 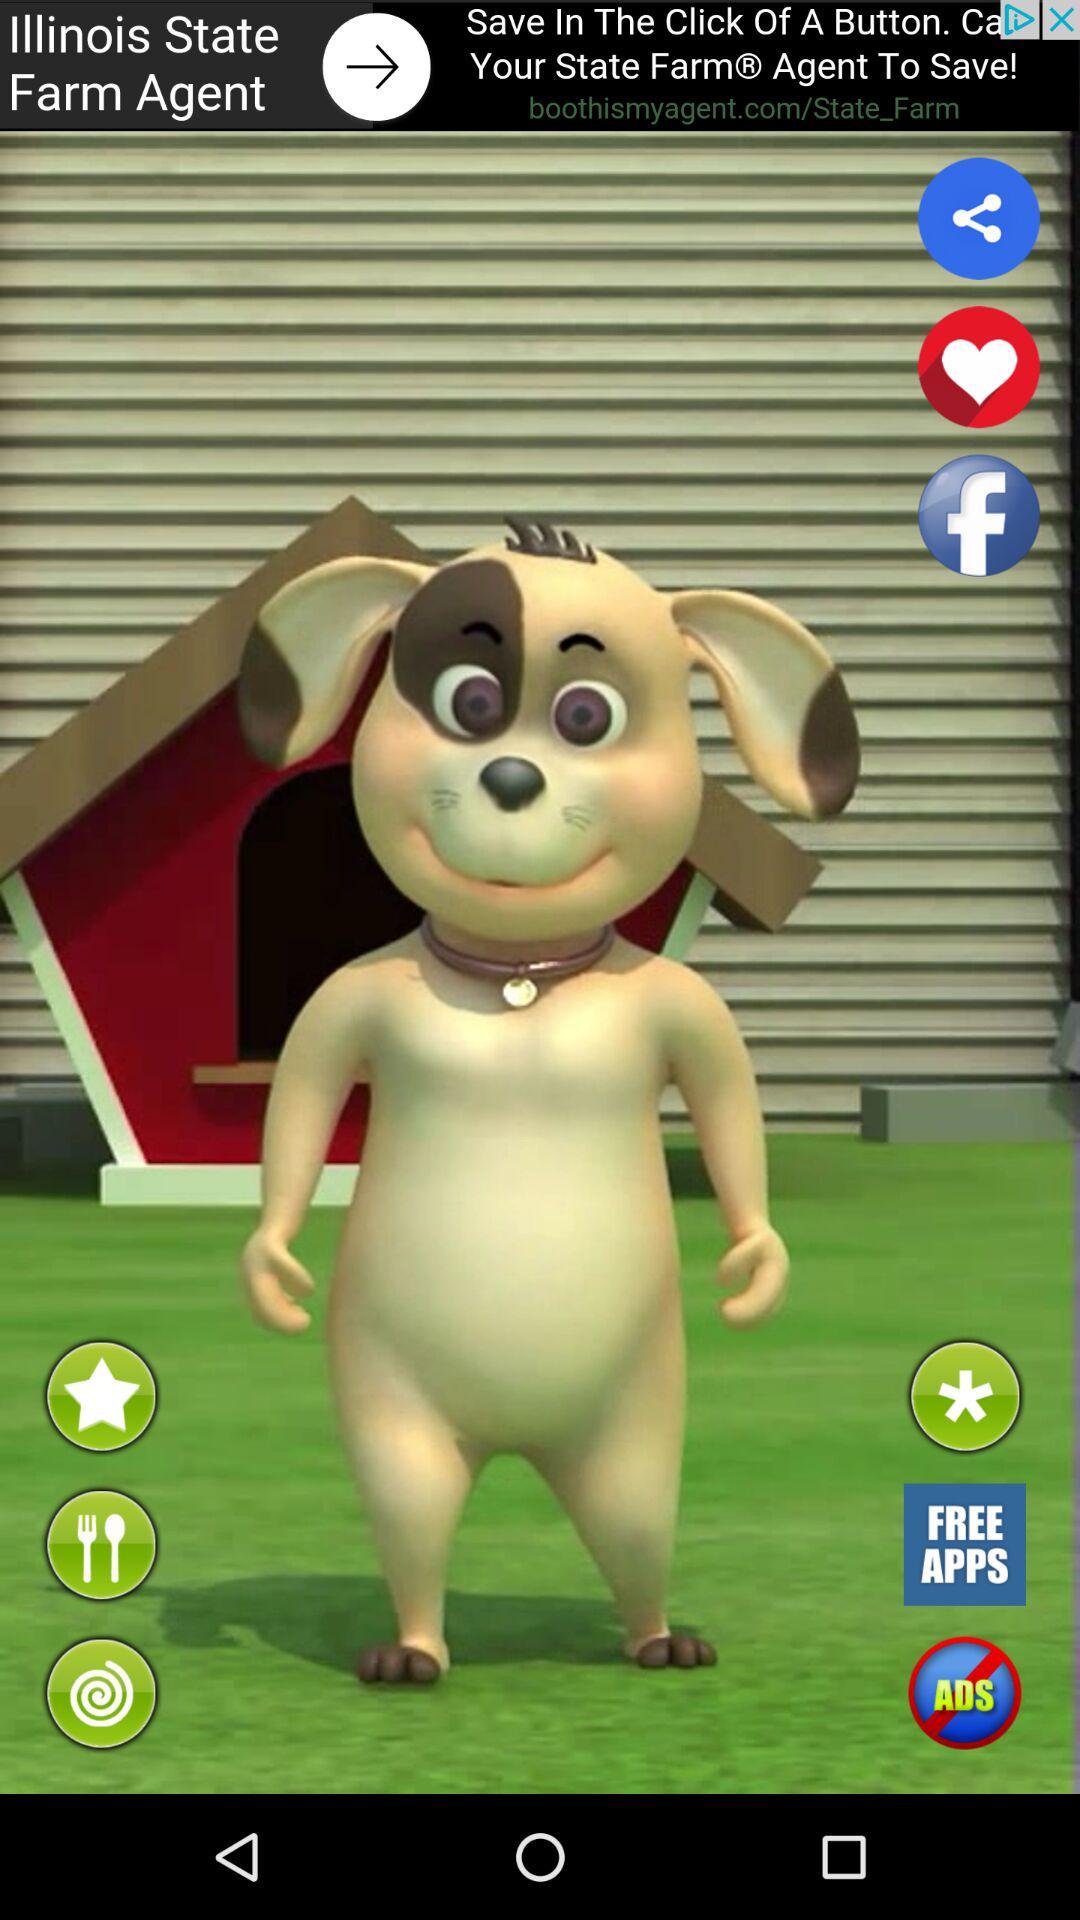 What do you see at coordinates (100, 1543) in the screenshot?
I see `button for eating` at bounding box center [100, 1543].